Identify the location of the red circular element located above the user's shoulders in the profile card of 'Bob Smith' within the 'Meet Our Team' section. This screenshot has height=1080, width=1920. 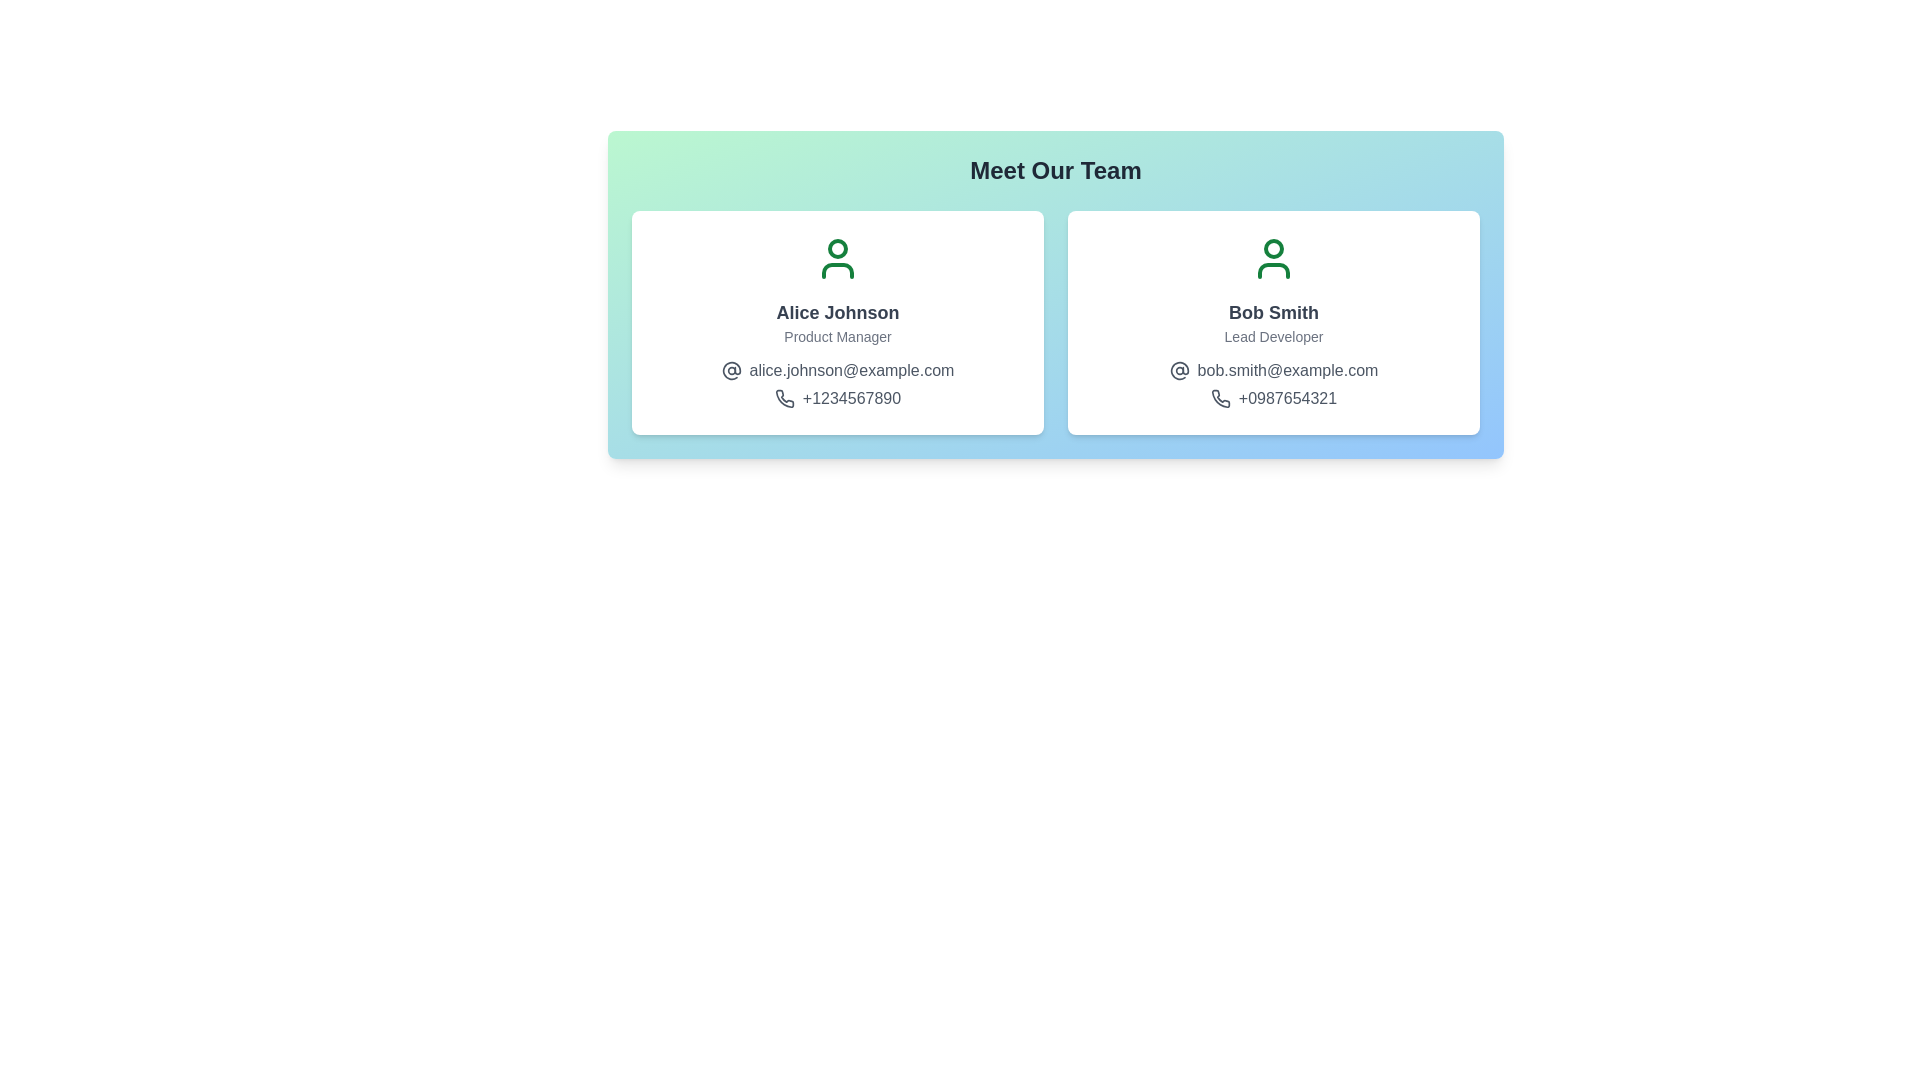
(1272, 248).